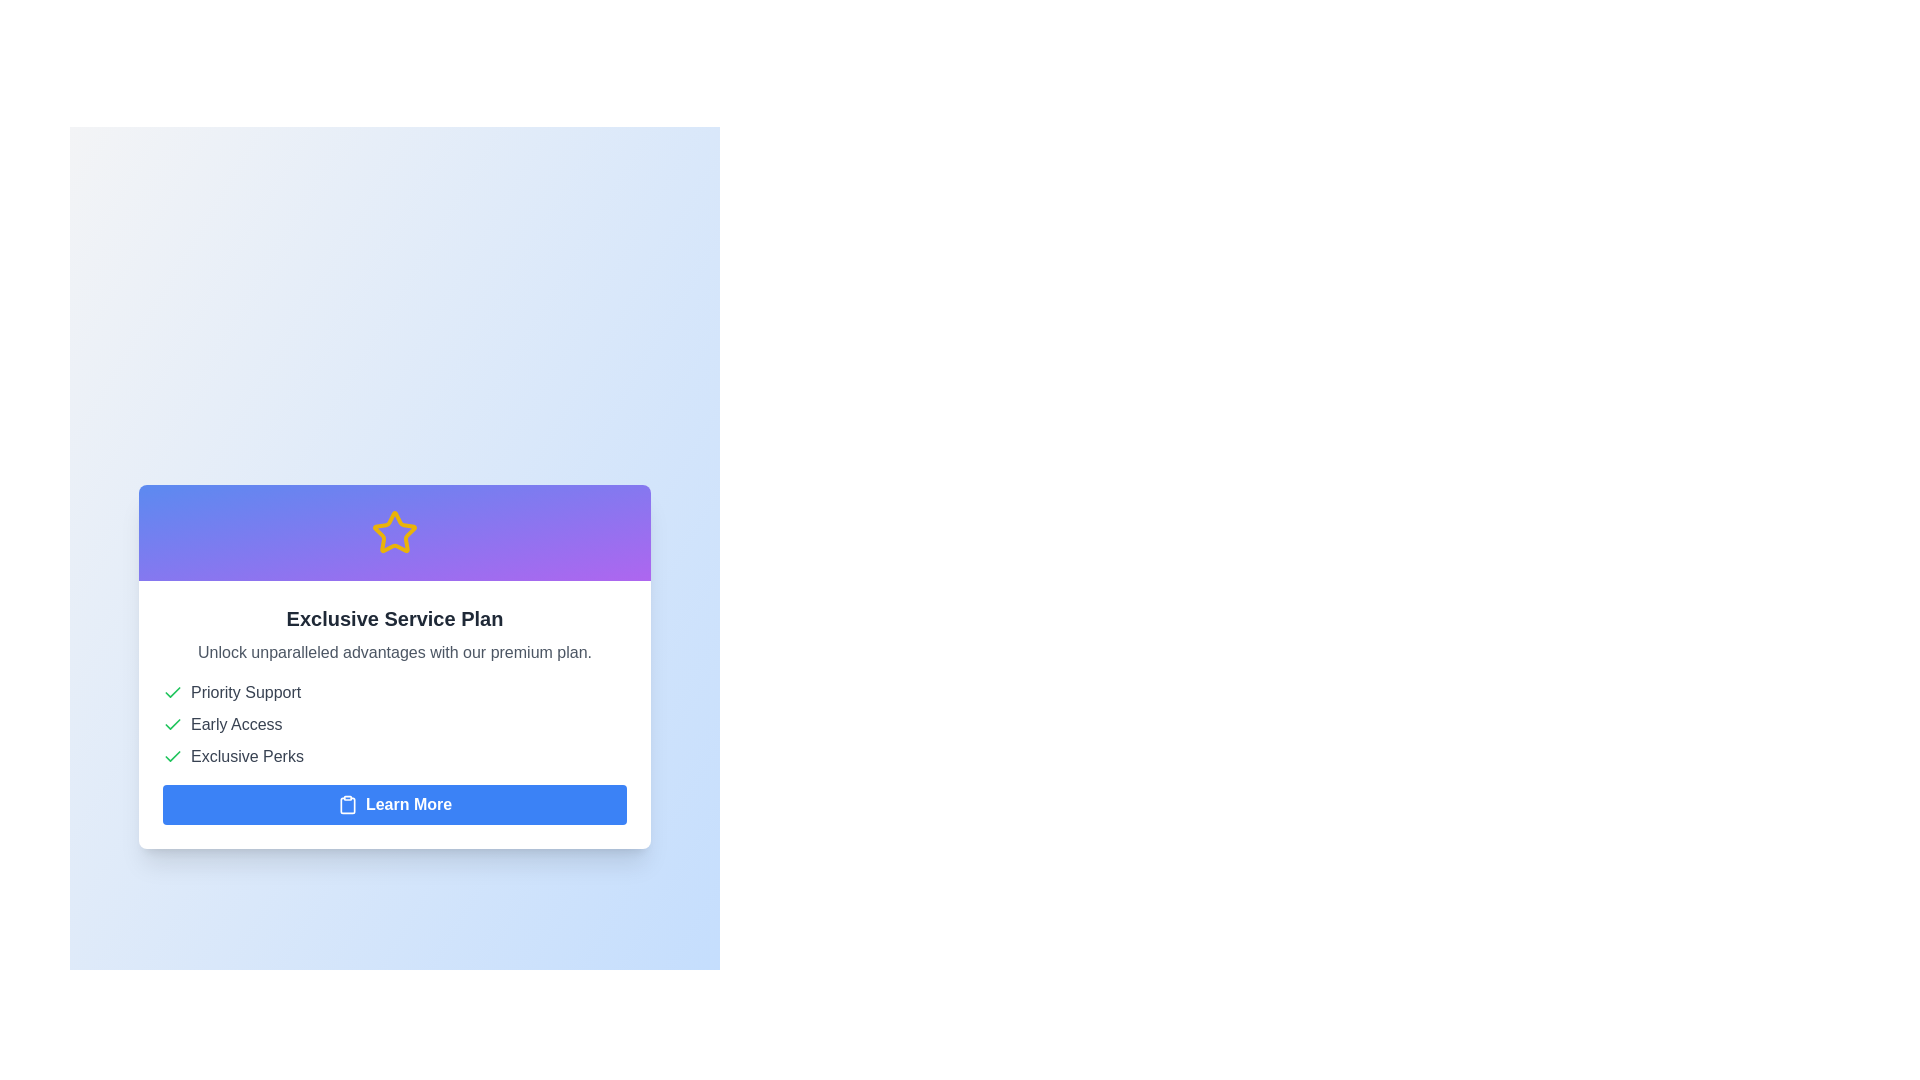  Describe the element at coordinates (394, 725) in the screenshot. I see `entries of the list that visually represents the features included in the 'Exclusive Service Plan' card located centrally between the title and the 'Learn More' button` at that location.